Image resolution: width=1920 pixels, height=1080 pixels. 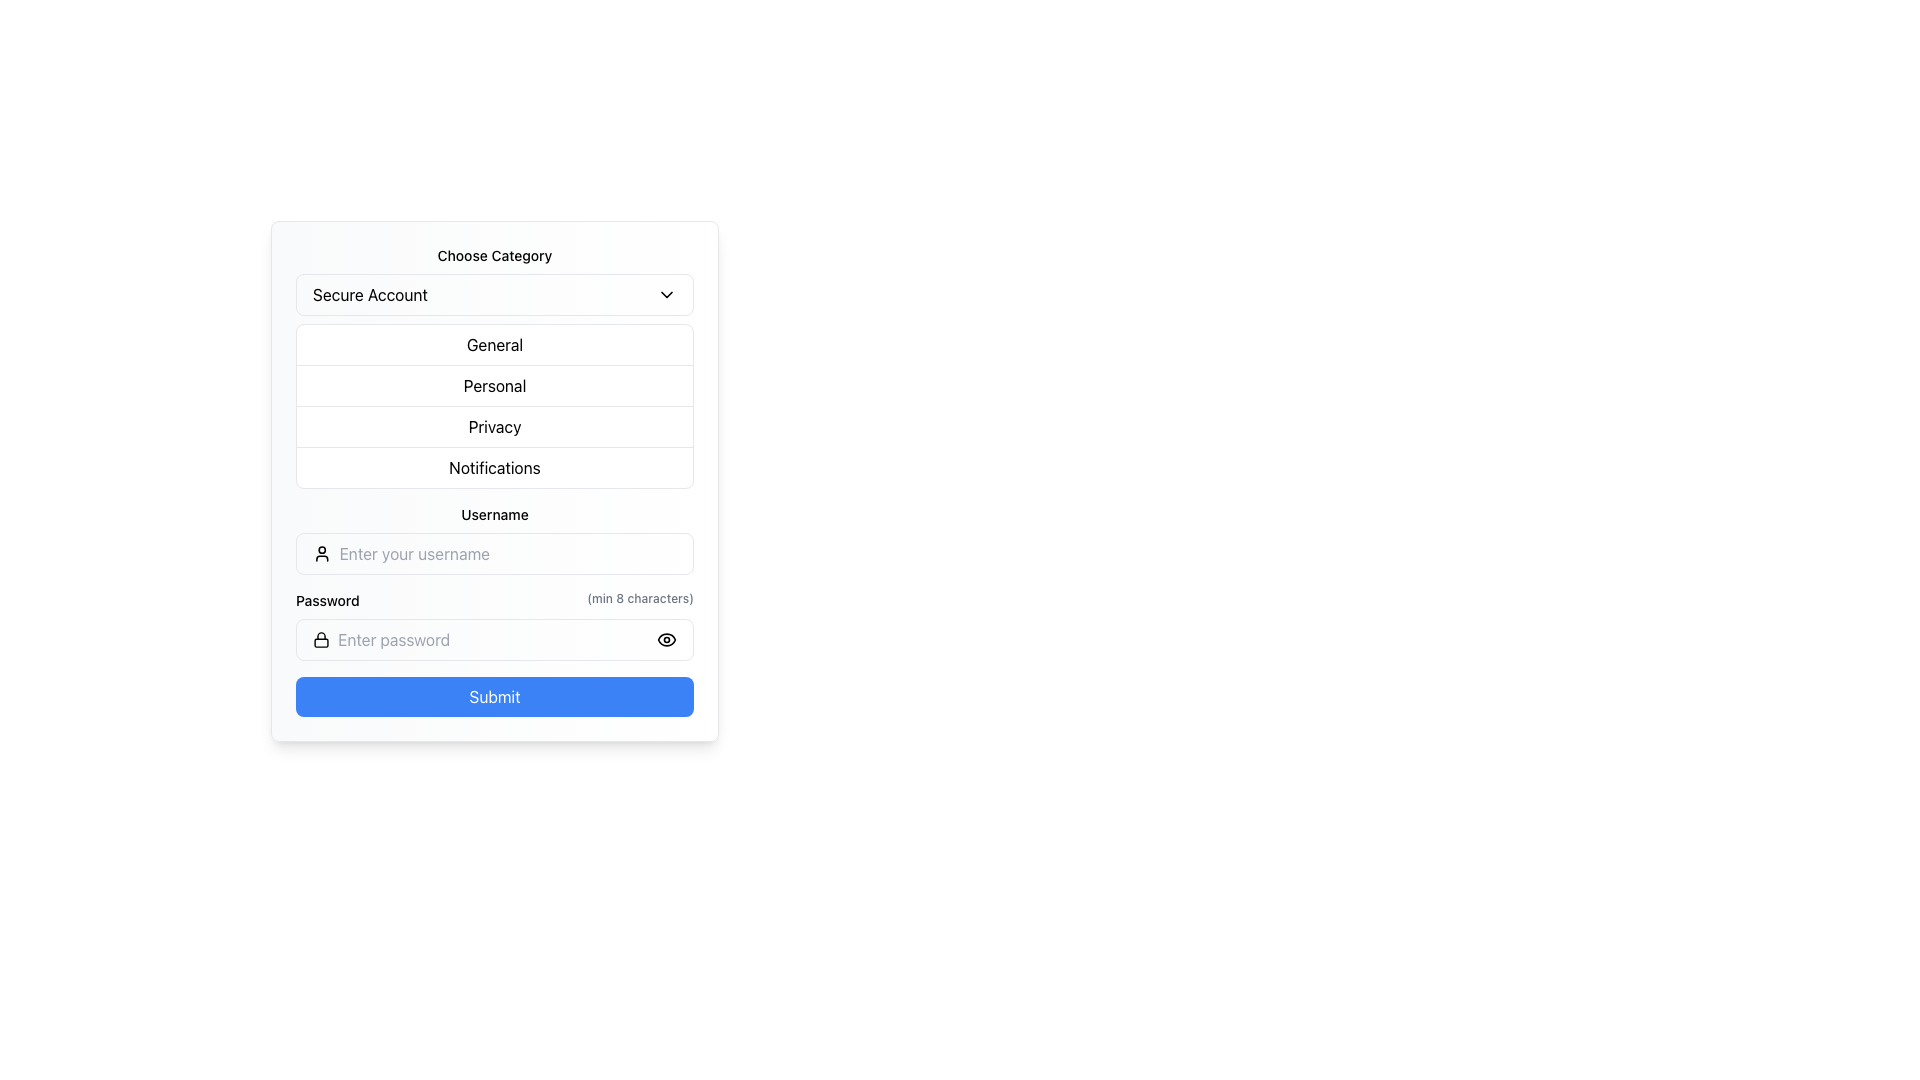 What do you see at coordinates (321, 640) in the screenshot?
I see `the lock icon inside the password input field, which is styled in grayscale and located on the left side of the input area` at bounding box center [321, 640].